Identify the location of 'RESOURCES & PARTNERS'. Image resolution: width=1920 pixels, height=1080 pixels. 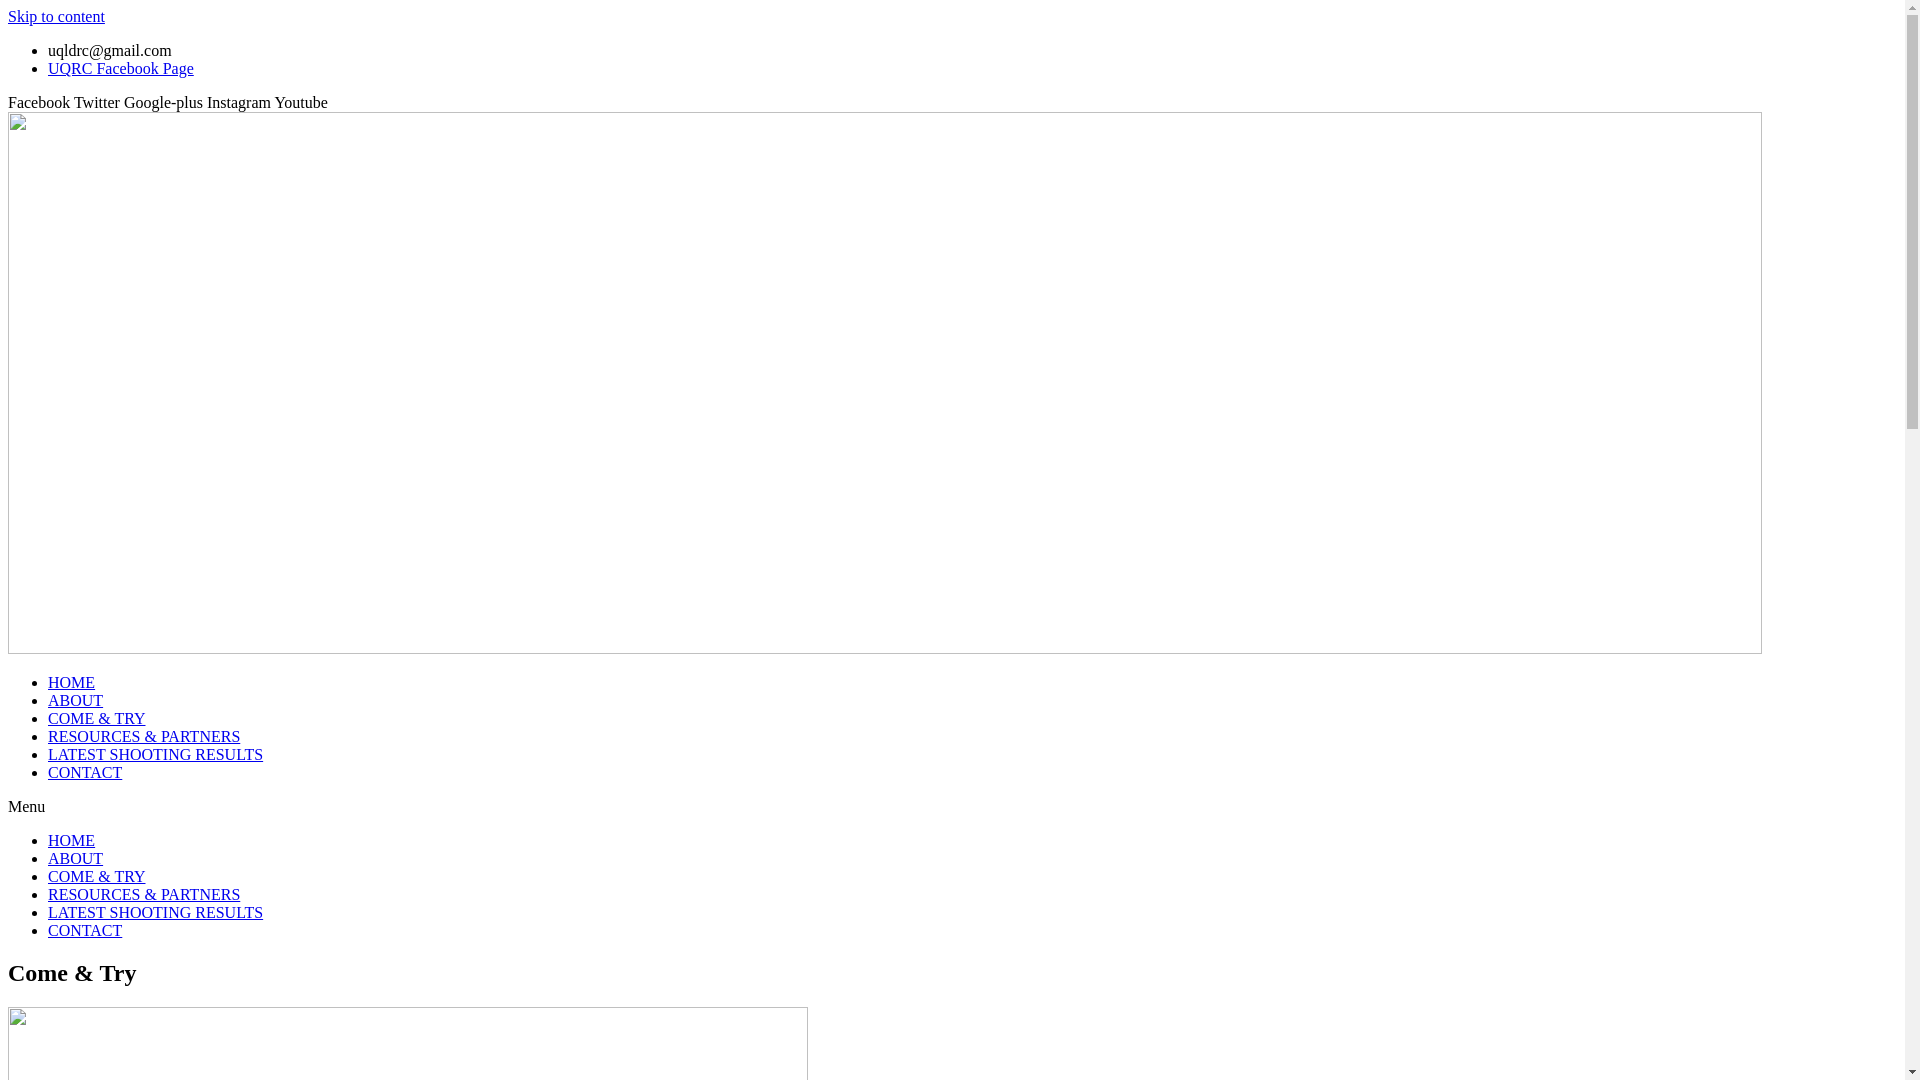
(143, 893).